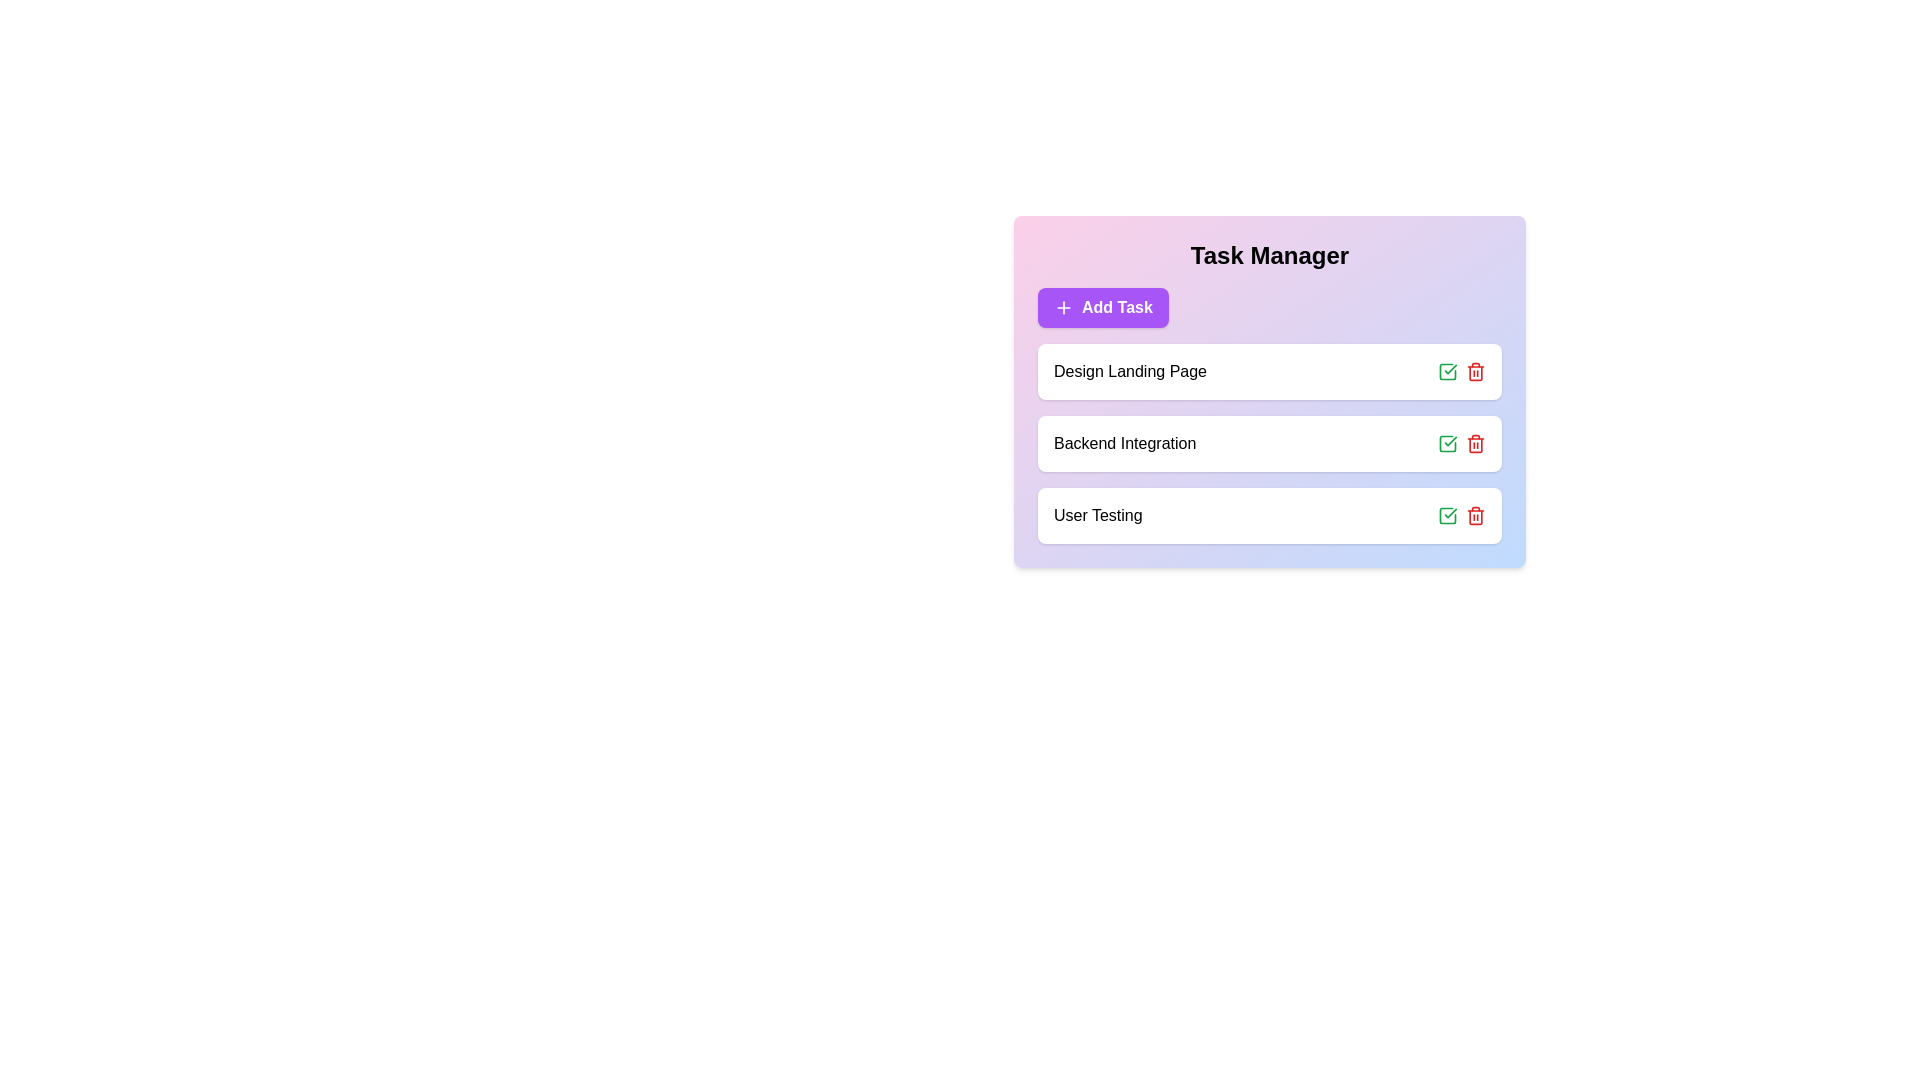  Describe the element at coordinates (1102, 308) in the screenshot. I see `the 'Add Task' button to add a new task` at that location.